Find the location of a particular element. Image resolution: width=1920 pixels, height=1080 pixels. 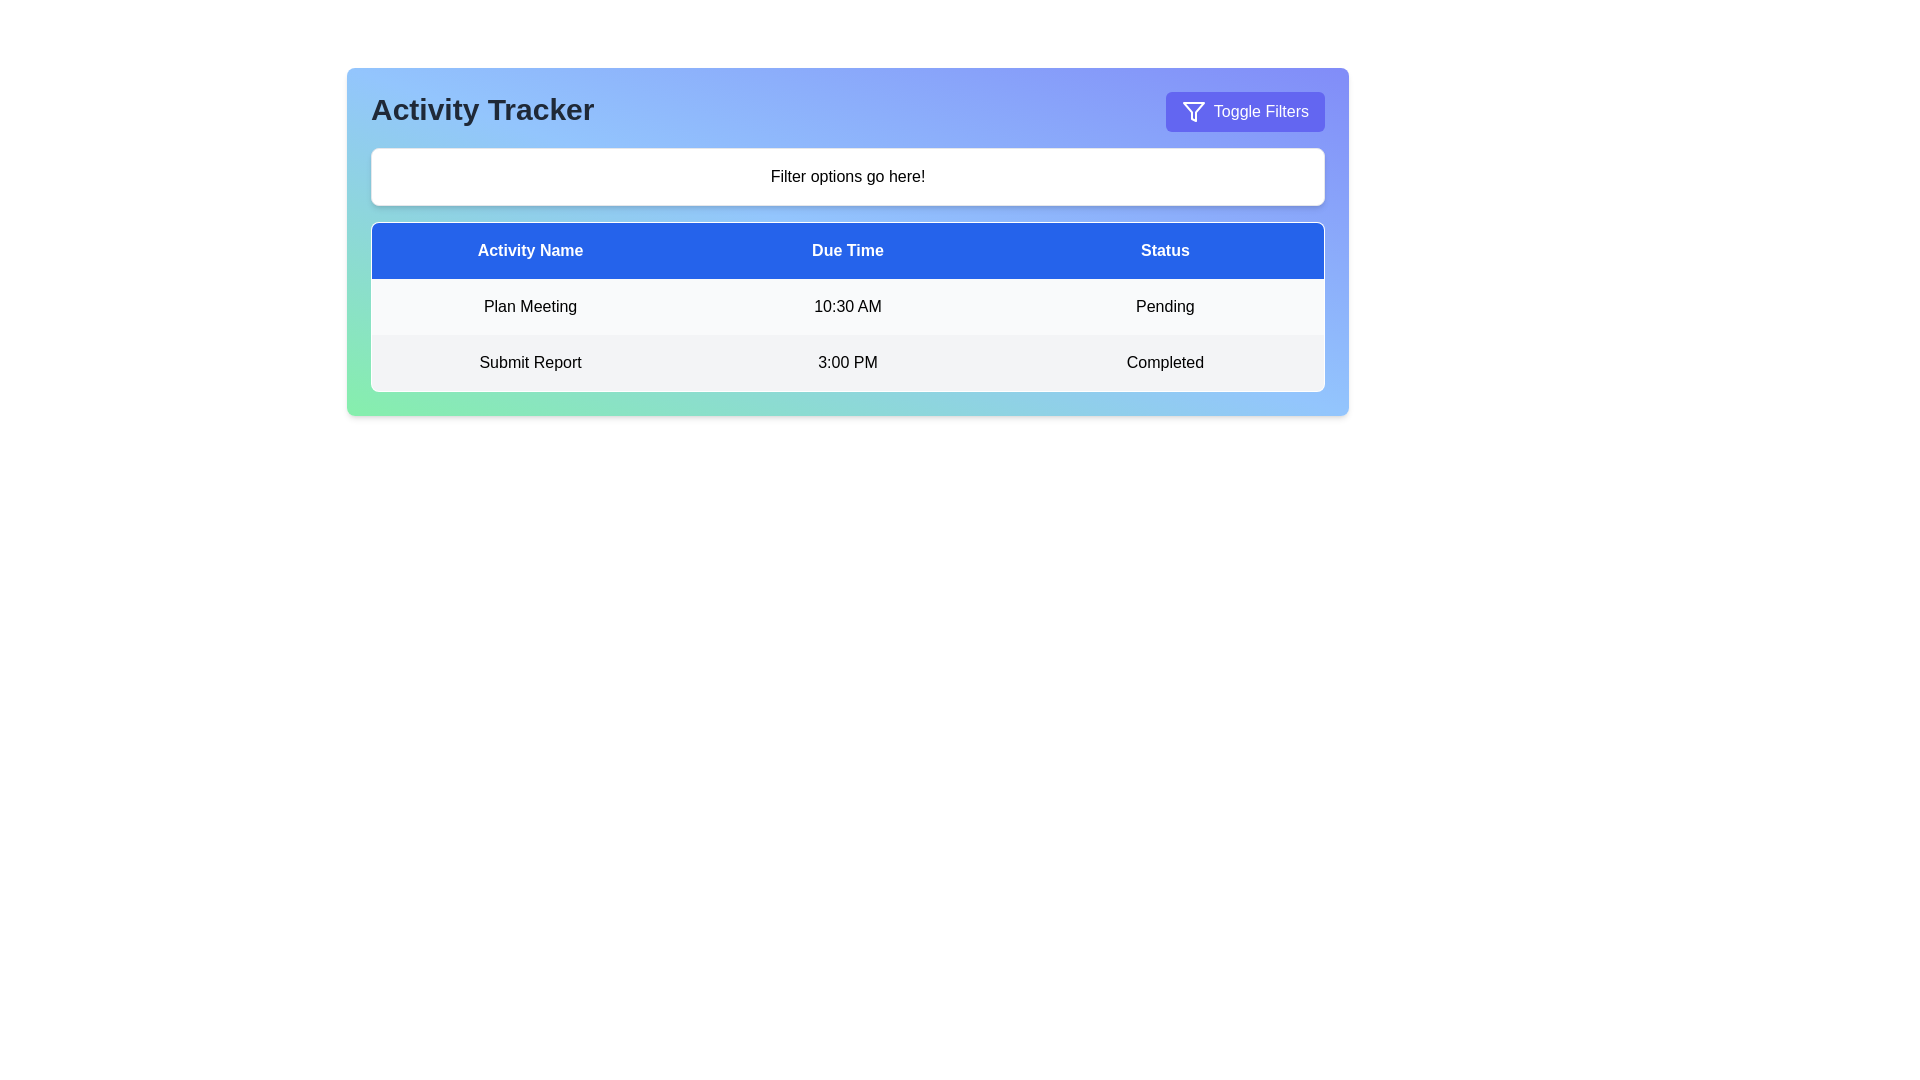

the text label '10:30 AM' which is located in the second column of the first row within a table, aligning with the header 'Due Time' is located at coordinates (848, 307).